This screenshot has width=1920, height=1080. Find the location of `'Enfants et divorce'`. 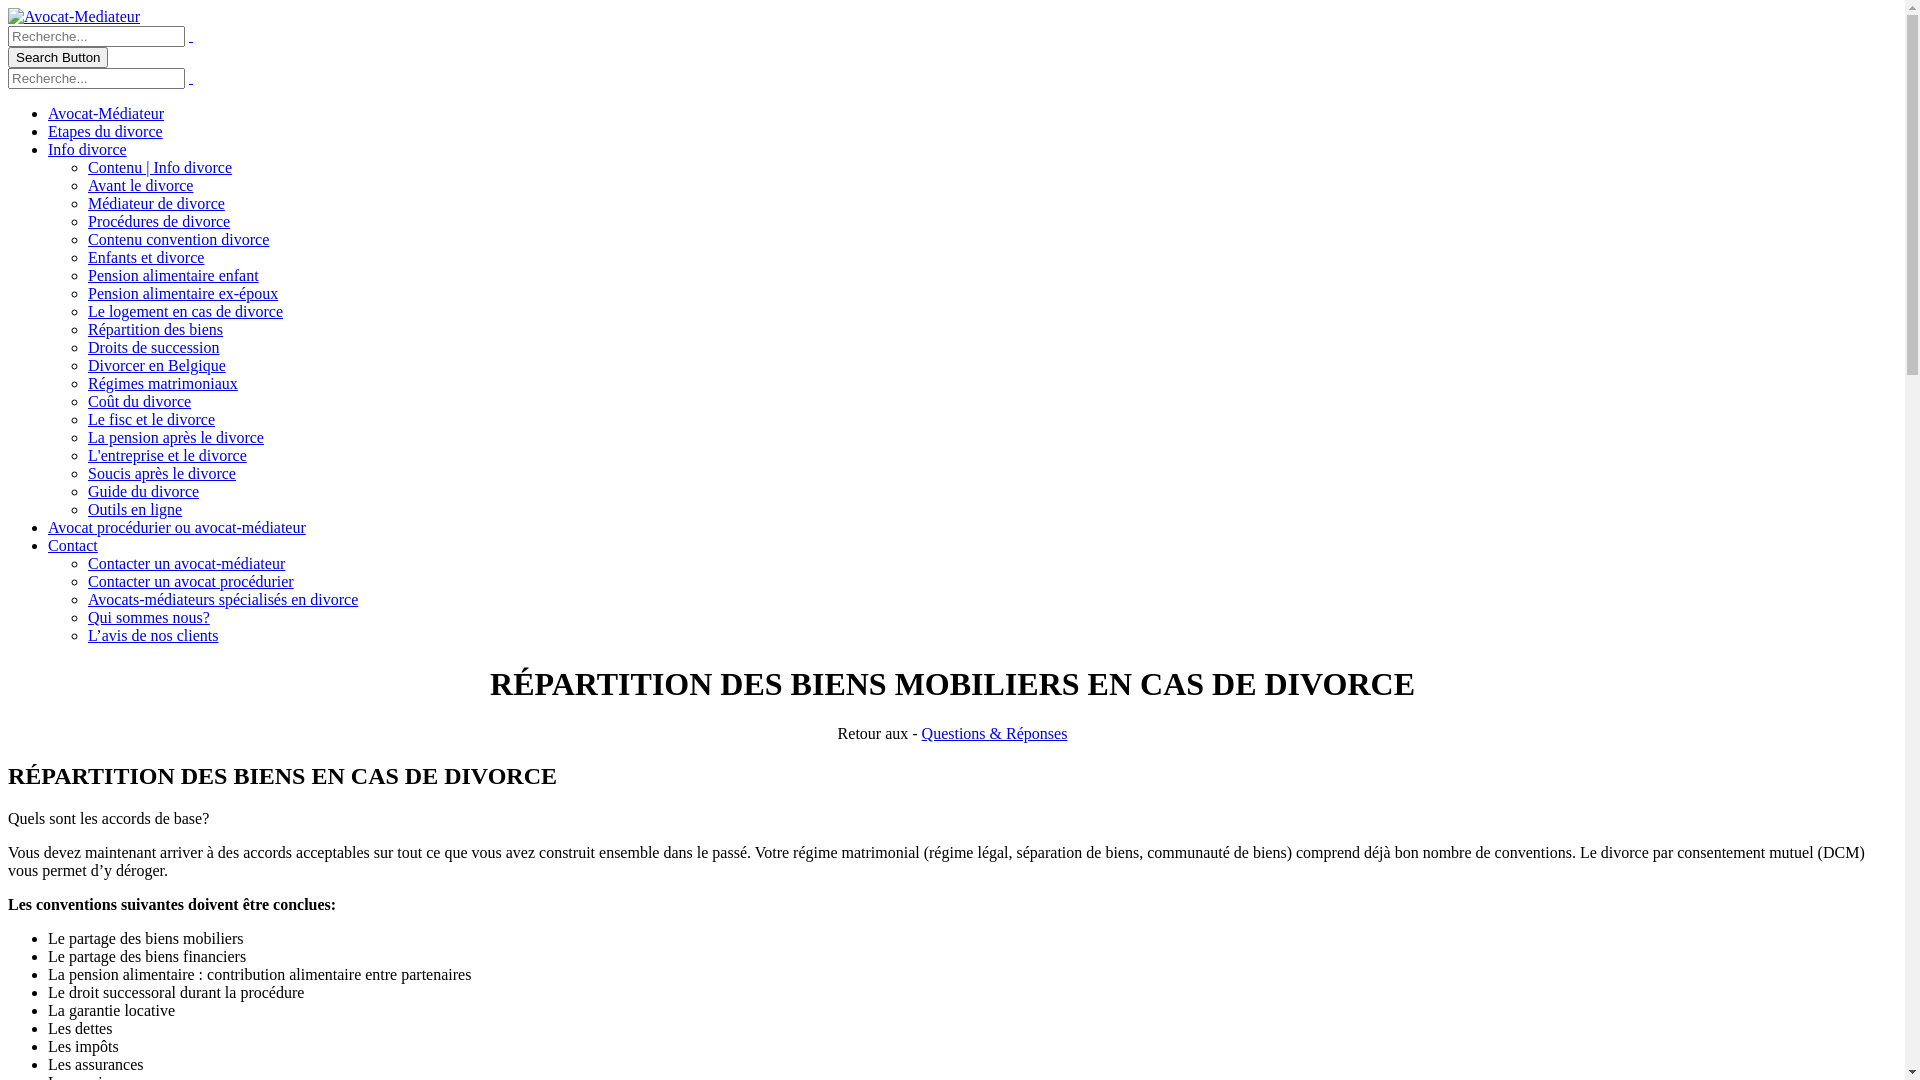

'Enfants et divorce' is located at coordinates (144, 256).